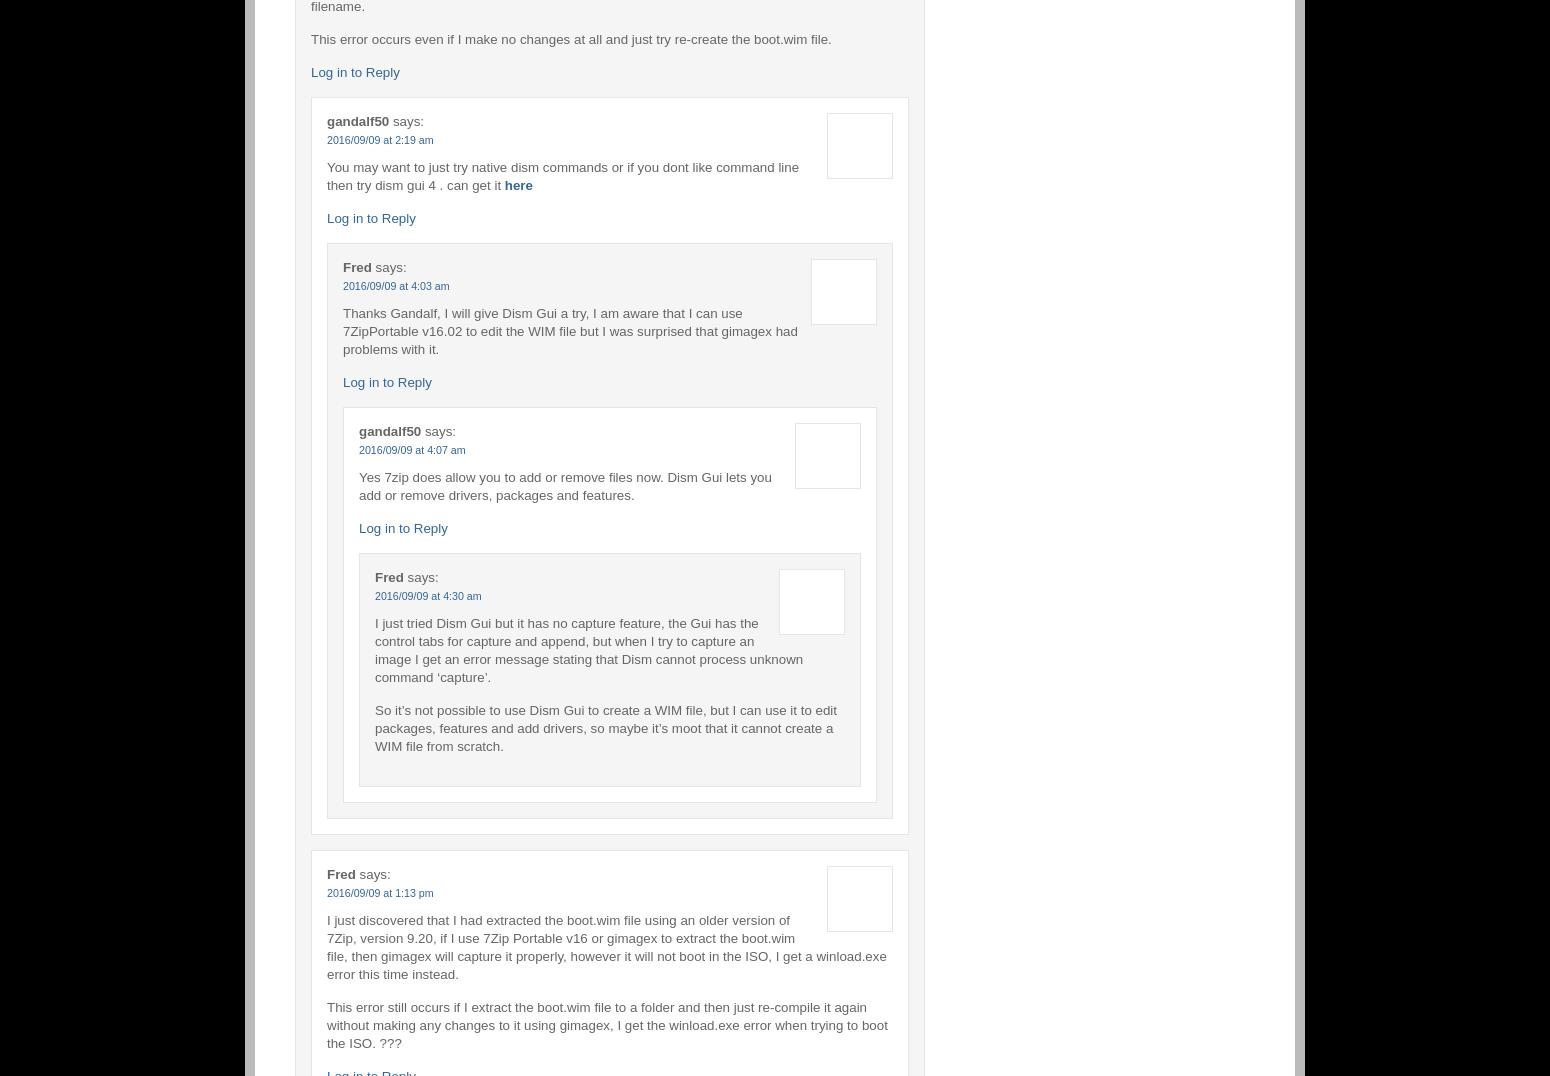  What do you see at coordinates (606, 1023) in the screenshot?
I see `'This error still occurs if I extract the boot.wim file to a folder and then just re-compile it again without making any changes to it using gimagex, I get the winload.exe error when trying to boot the ISO. ???'` at bounding box center [606, 1023].